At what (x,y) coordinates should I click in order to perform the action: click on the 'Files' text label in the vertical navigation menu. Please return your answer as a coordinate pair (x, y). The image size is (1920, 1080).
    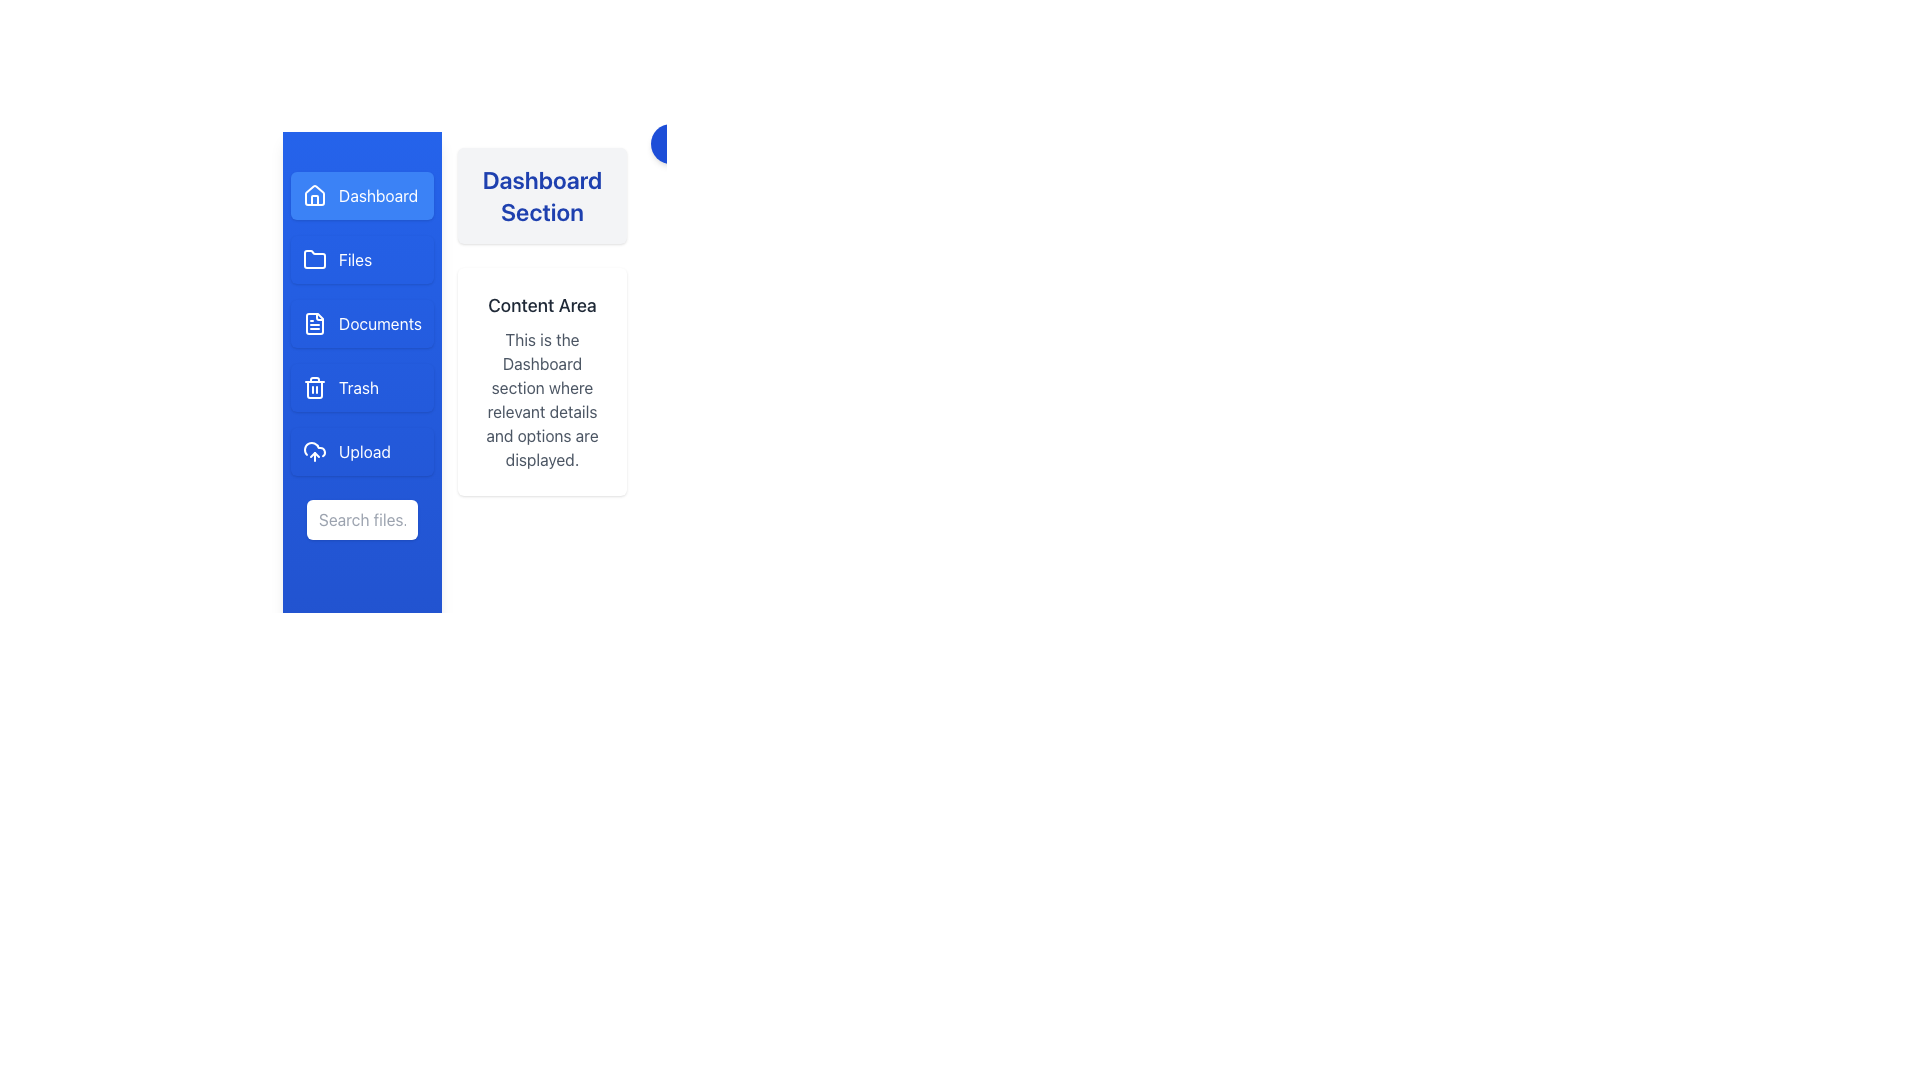
    Looking at the image, I should click on (355, 258).